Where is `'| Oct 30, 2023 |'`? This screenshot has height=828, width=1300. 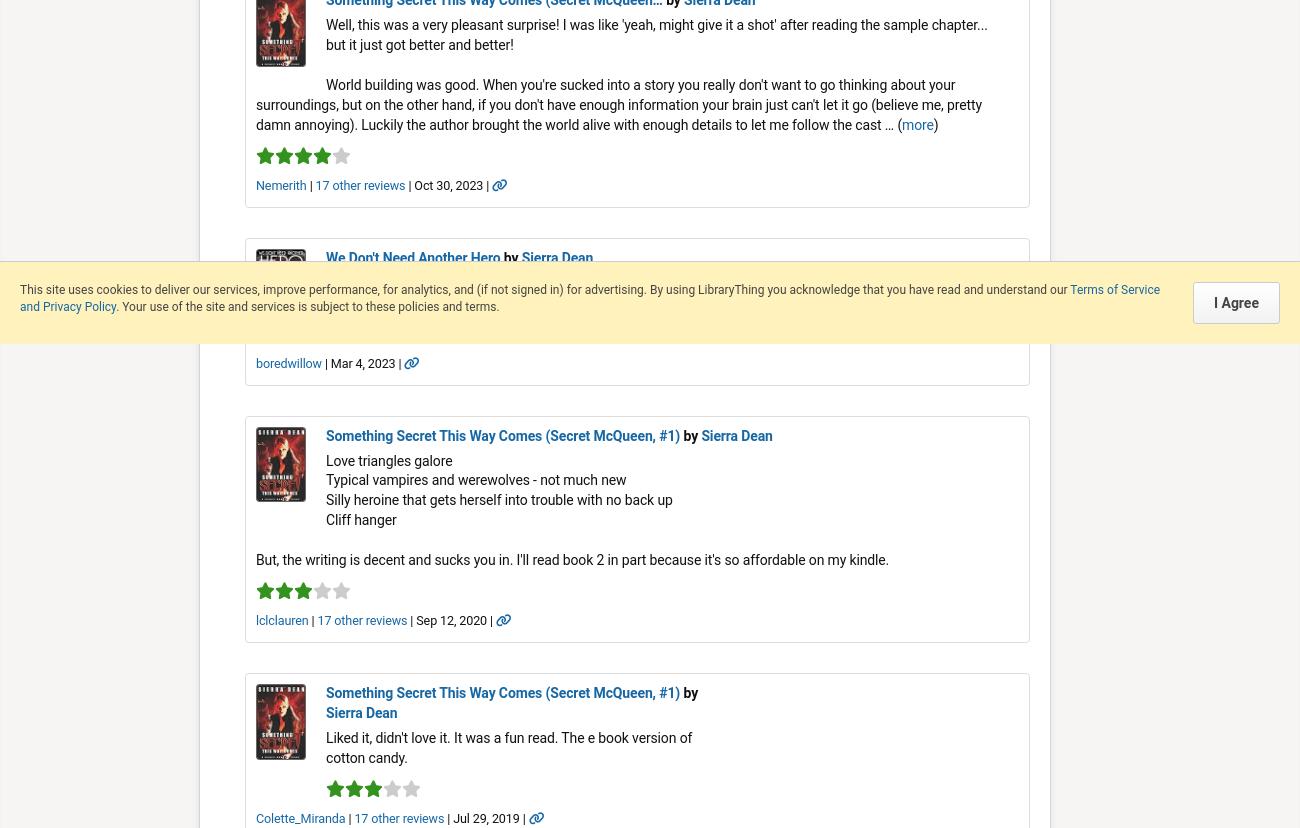
'| Oct 30, 2023 |' is located at coordinates (447, 183).